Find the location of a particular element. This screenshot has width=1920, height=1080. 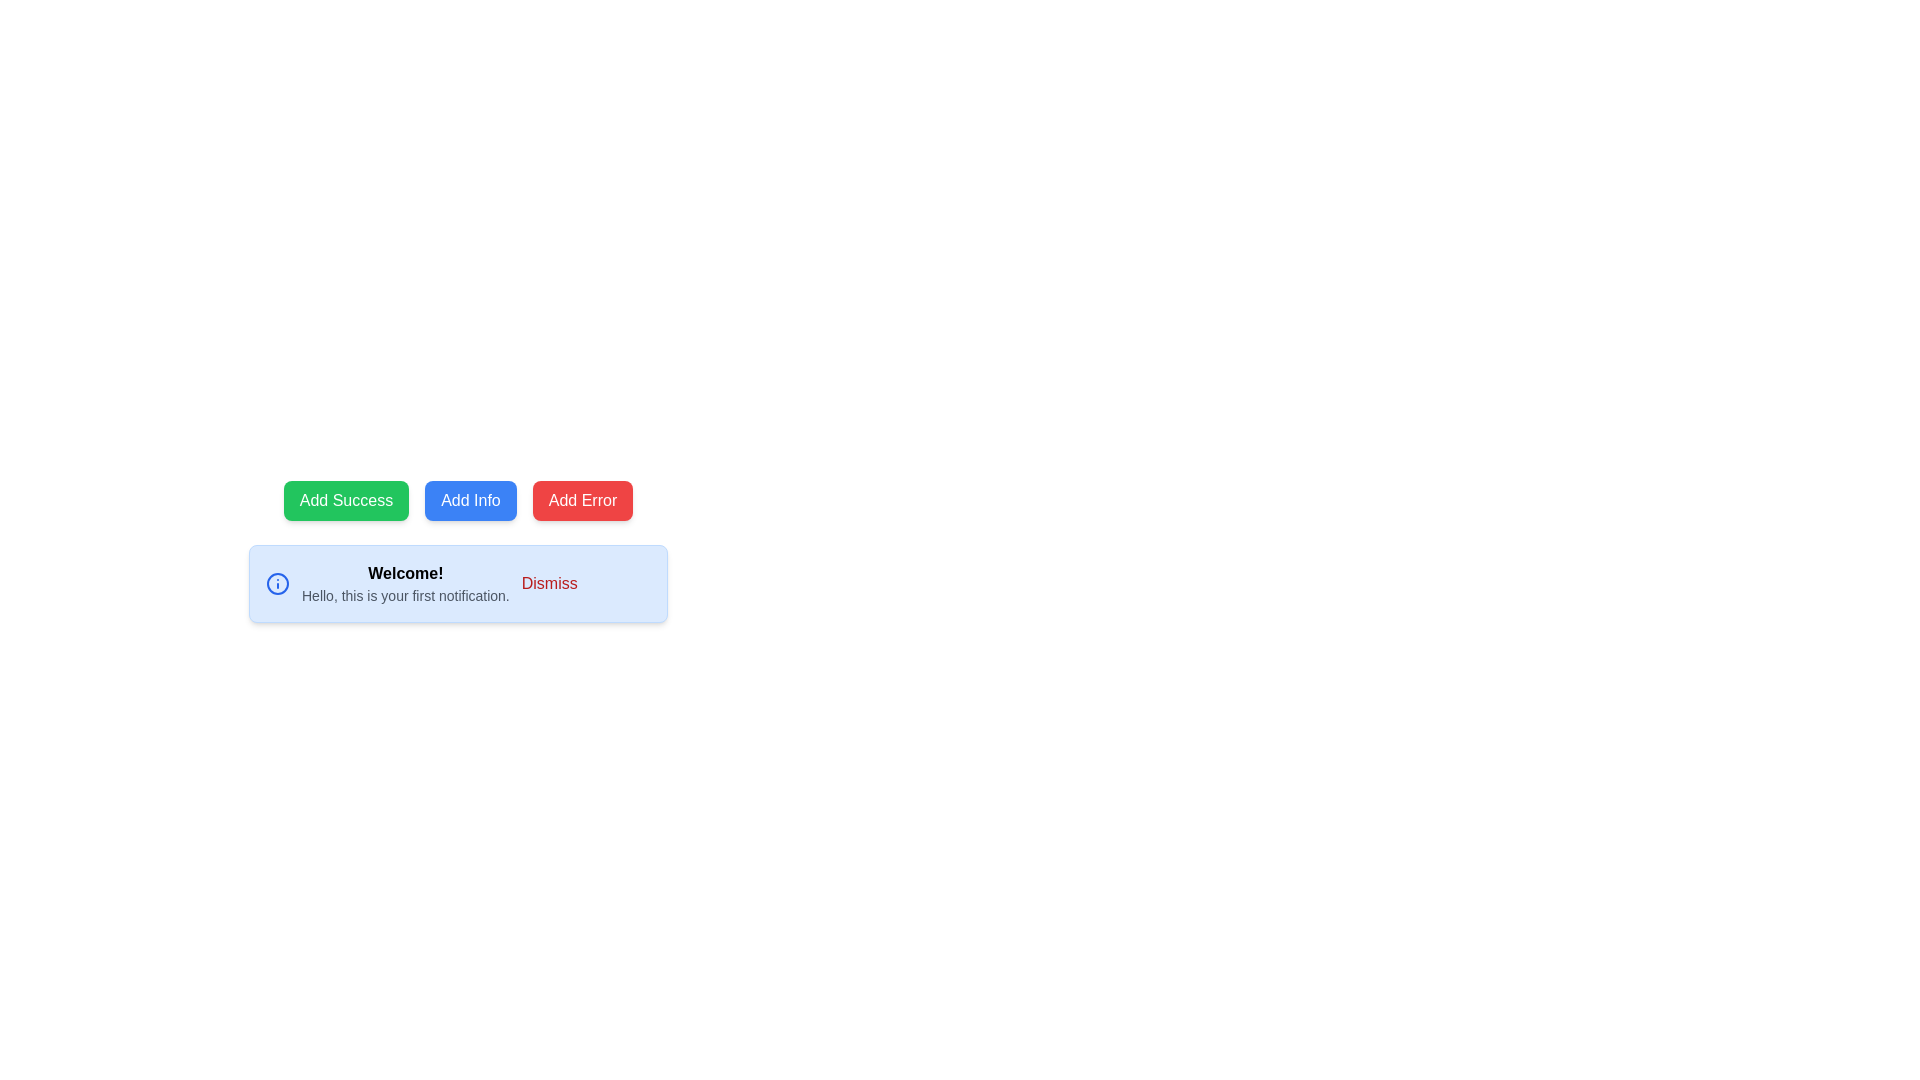

the 'Add Success' button, which is the leftmost button in a group of three buttons intended for displaying success messages, to provide visual feedback is located at coordinates (346, 500).